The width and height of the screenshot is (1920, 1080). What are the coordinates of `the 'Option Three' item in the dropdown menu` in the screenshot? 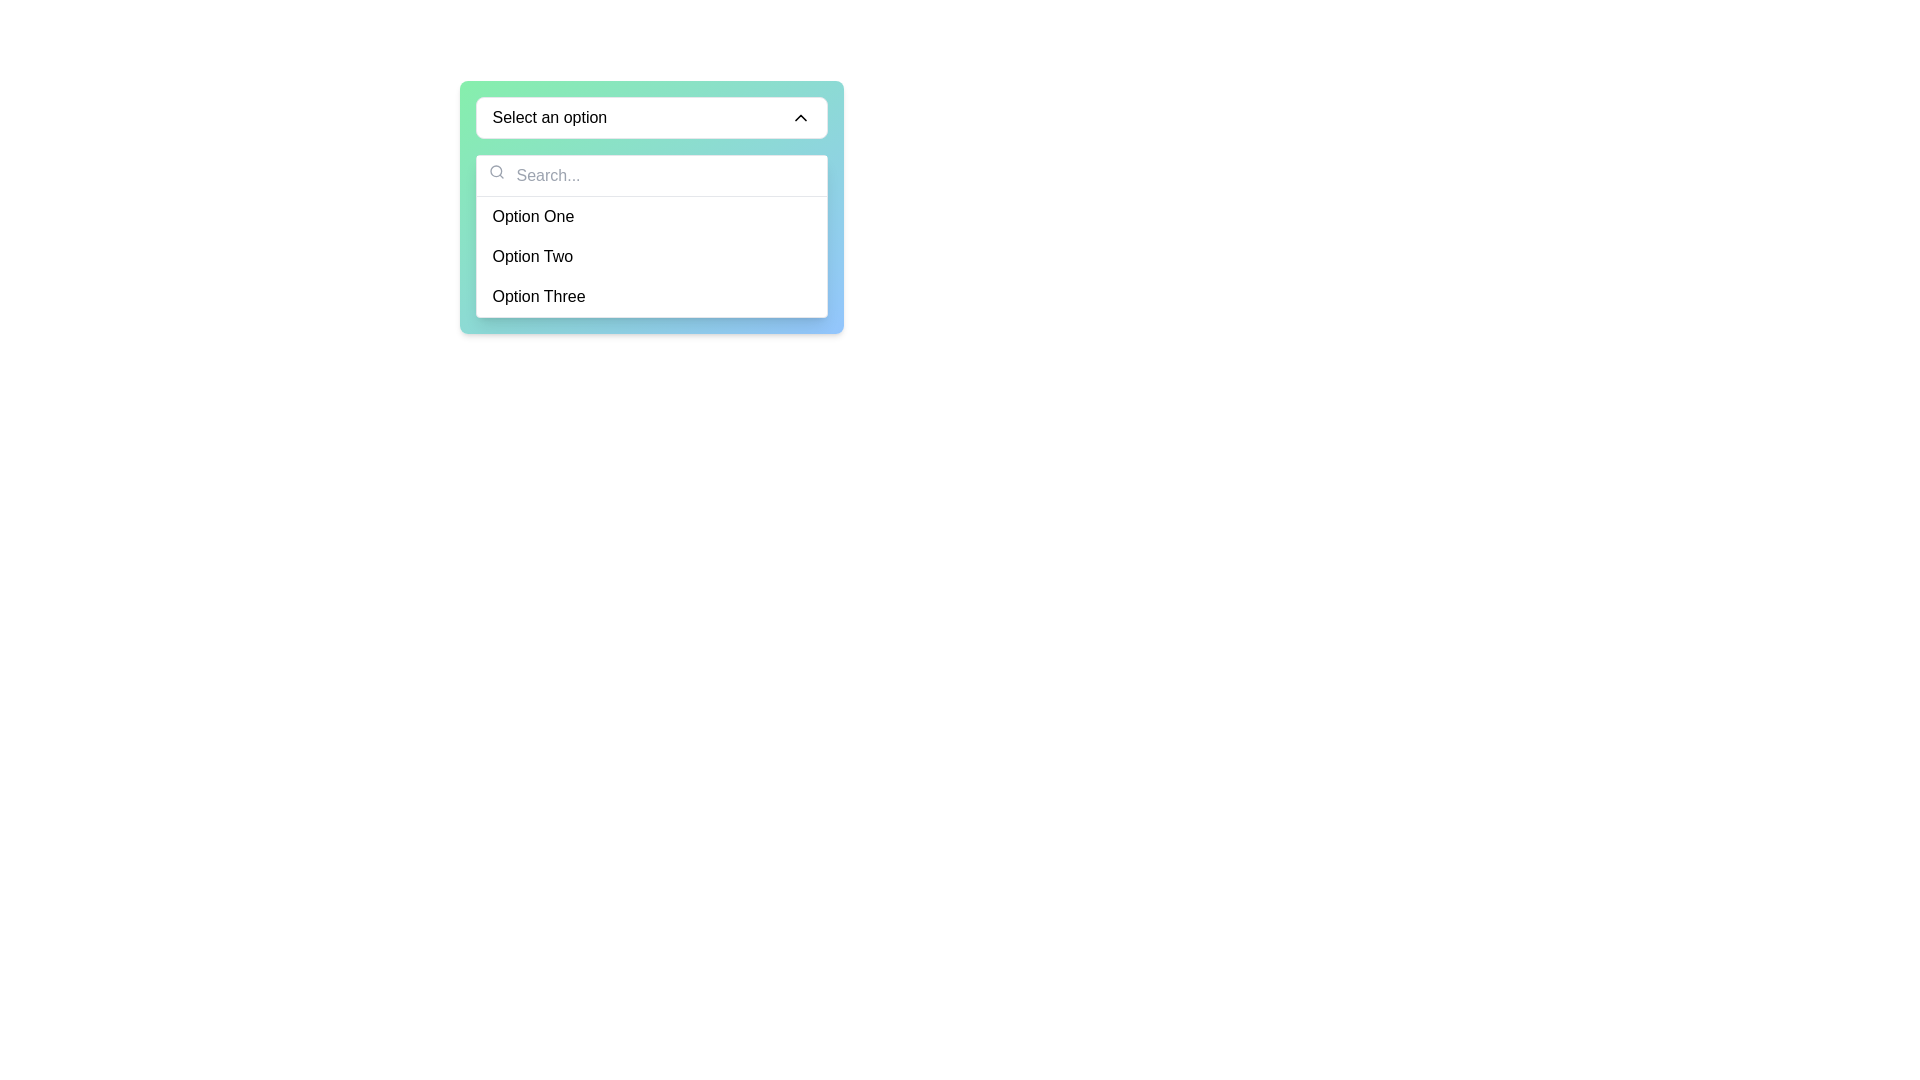 It's located at (651, 297).